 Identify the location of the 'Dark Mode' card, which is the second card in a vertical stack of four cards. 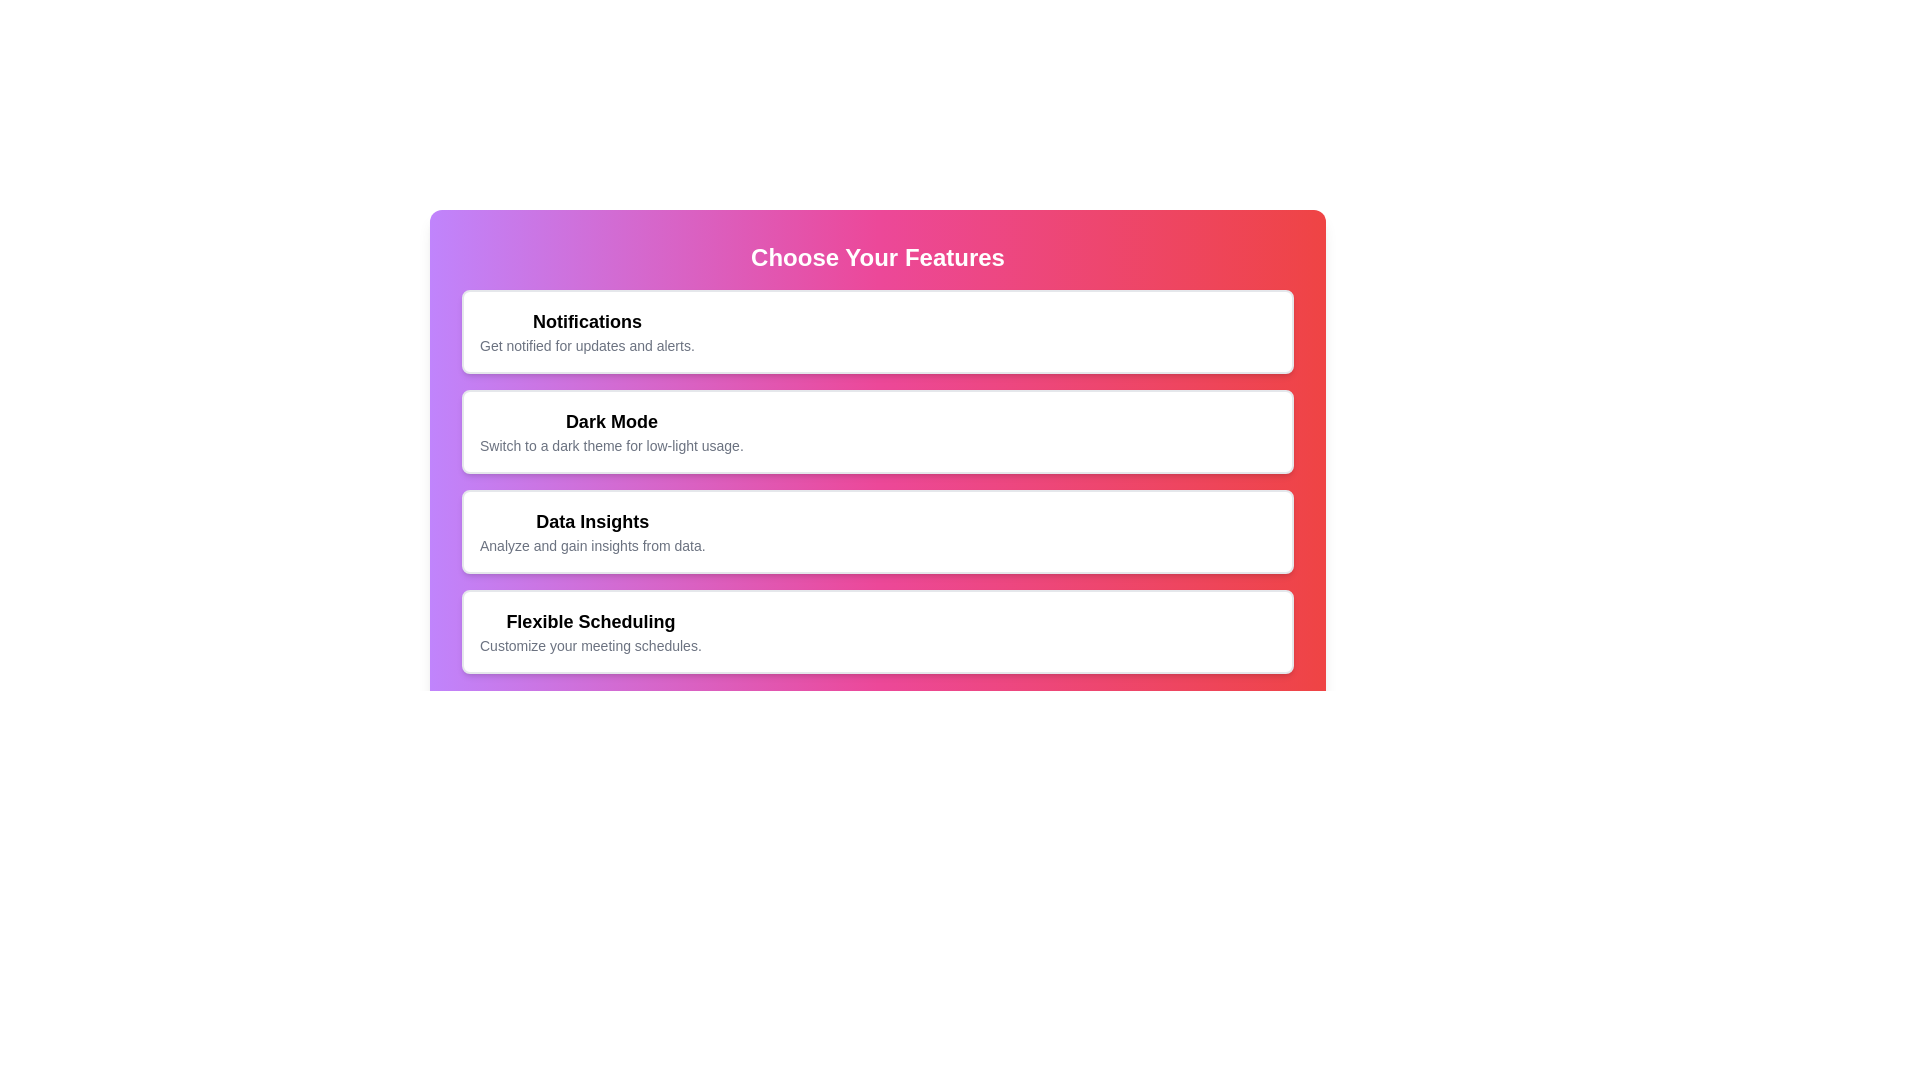
(878, 431).